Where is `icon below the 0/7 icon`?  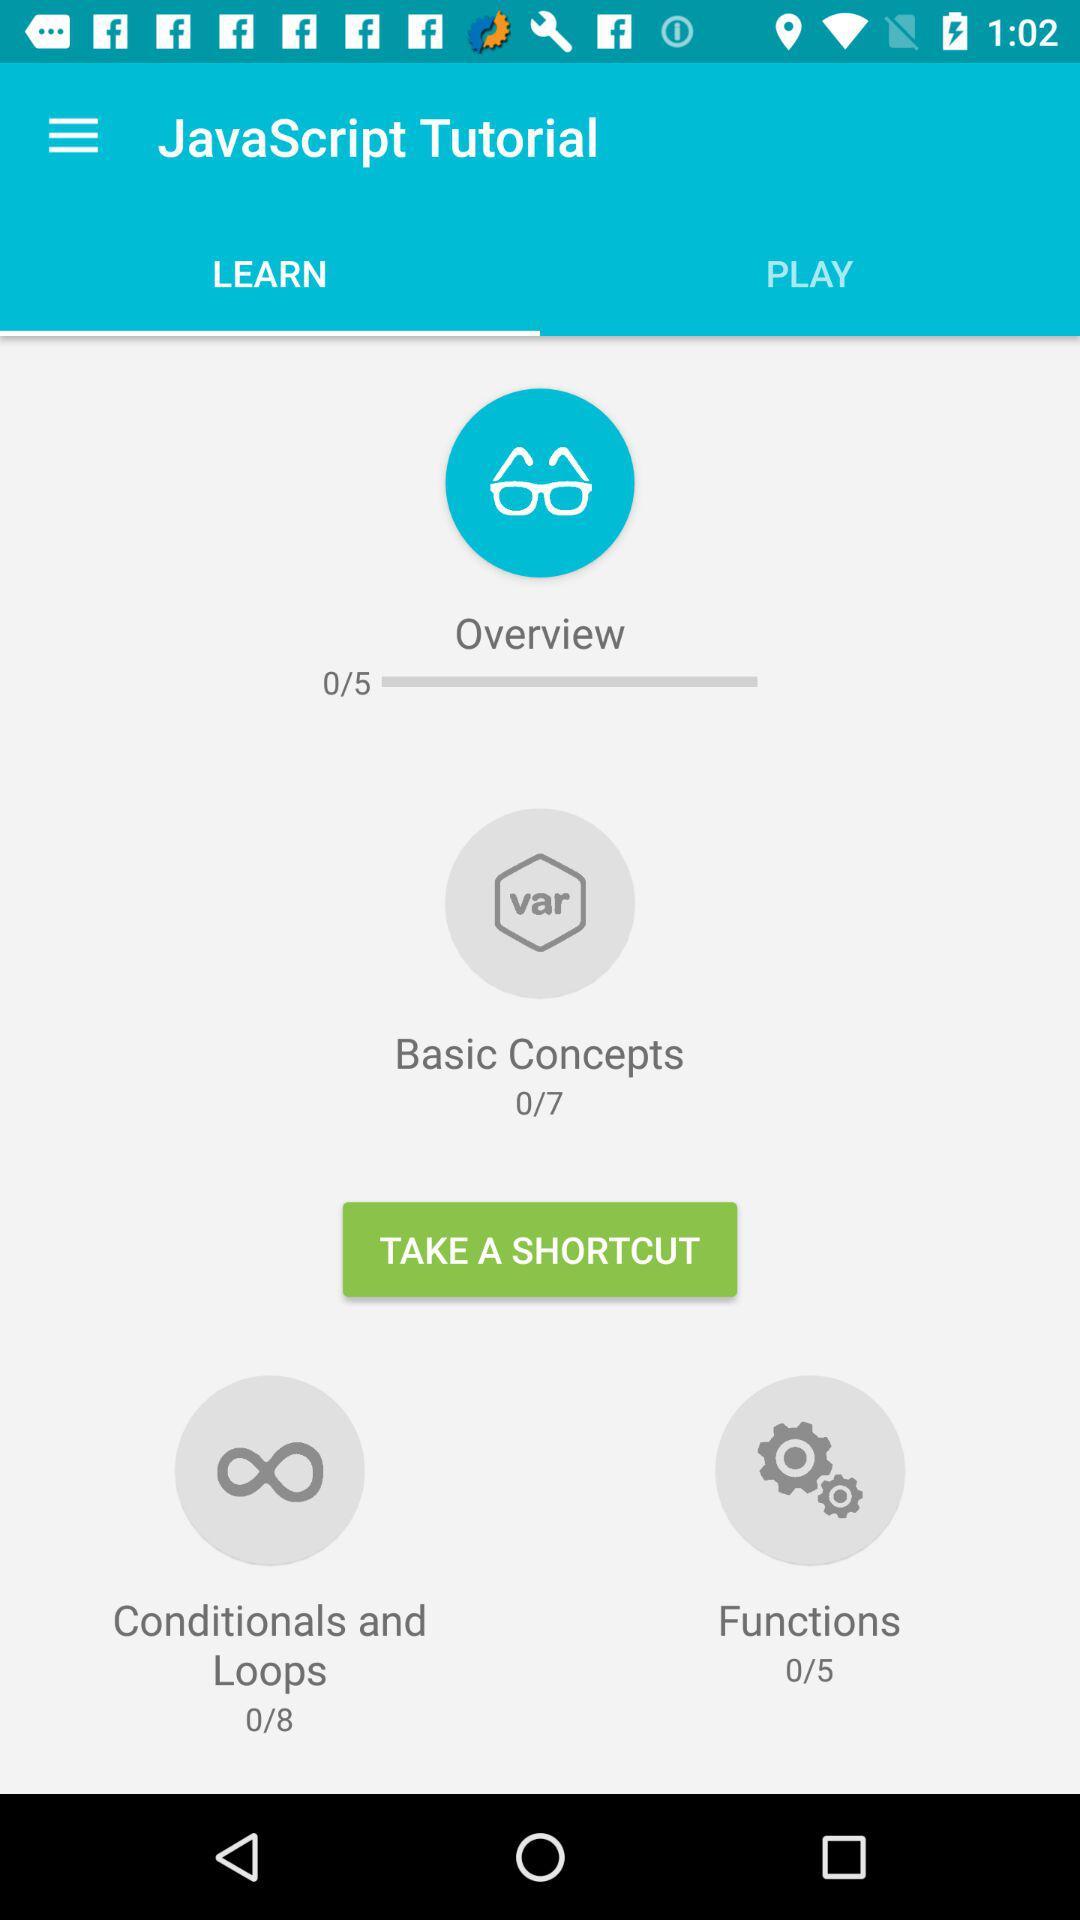
icon below the 0/7 icon is located at coordinates (540, 1248).